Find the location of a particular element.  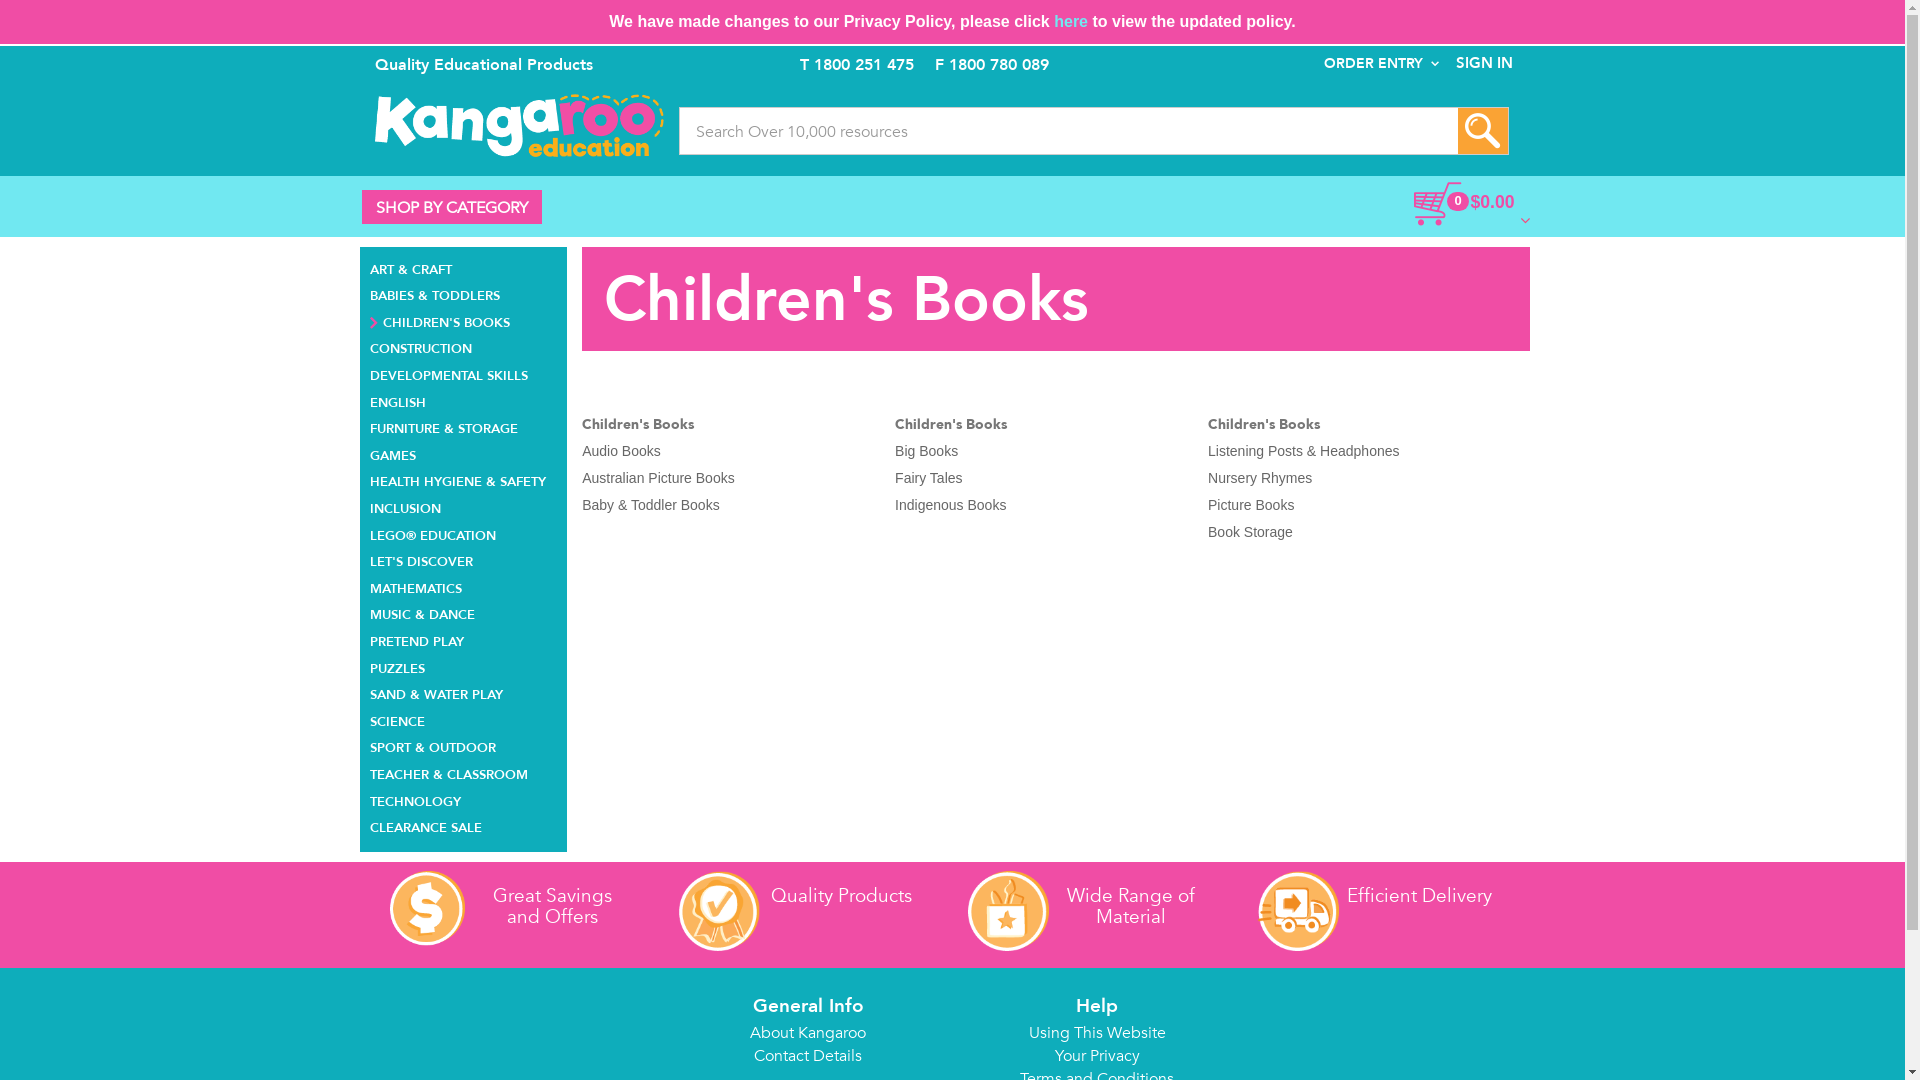

'PRETEND PLAY' is located at coordinates (416, 639).